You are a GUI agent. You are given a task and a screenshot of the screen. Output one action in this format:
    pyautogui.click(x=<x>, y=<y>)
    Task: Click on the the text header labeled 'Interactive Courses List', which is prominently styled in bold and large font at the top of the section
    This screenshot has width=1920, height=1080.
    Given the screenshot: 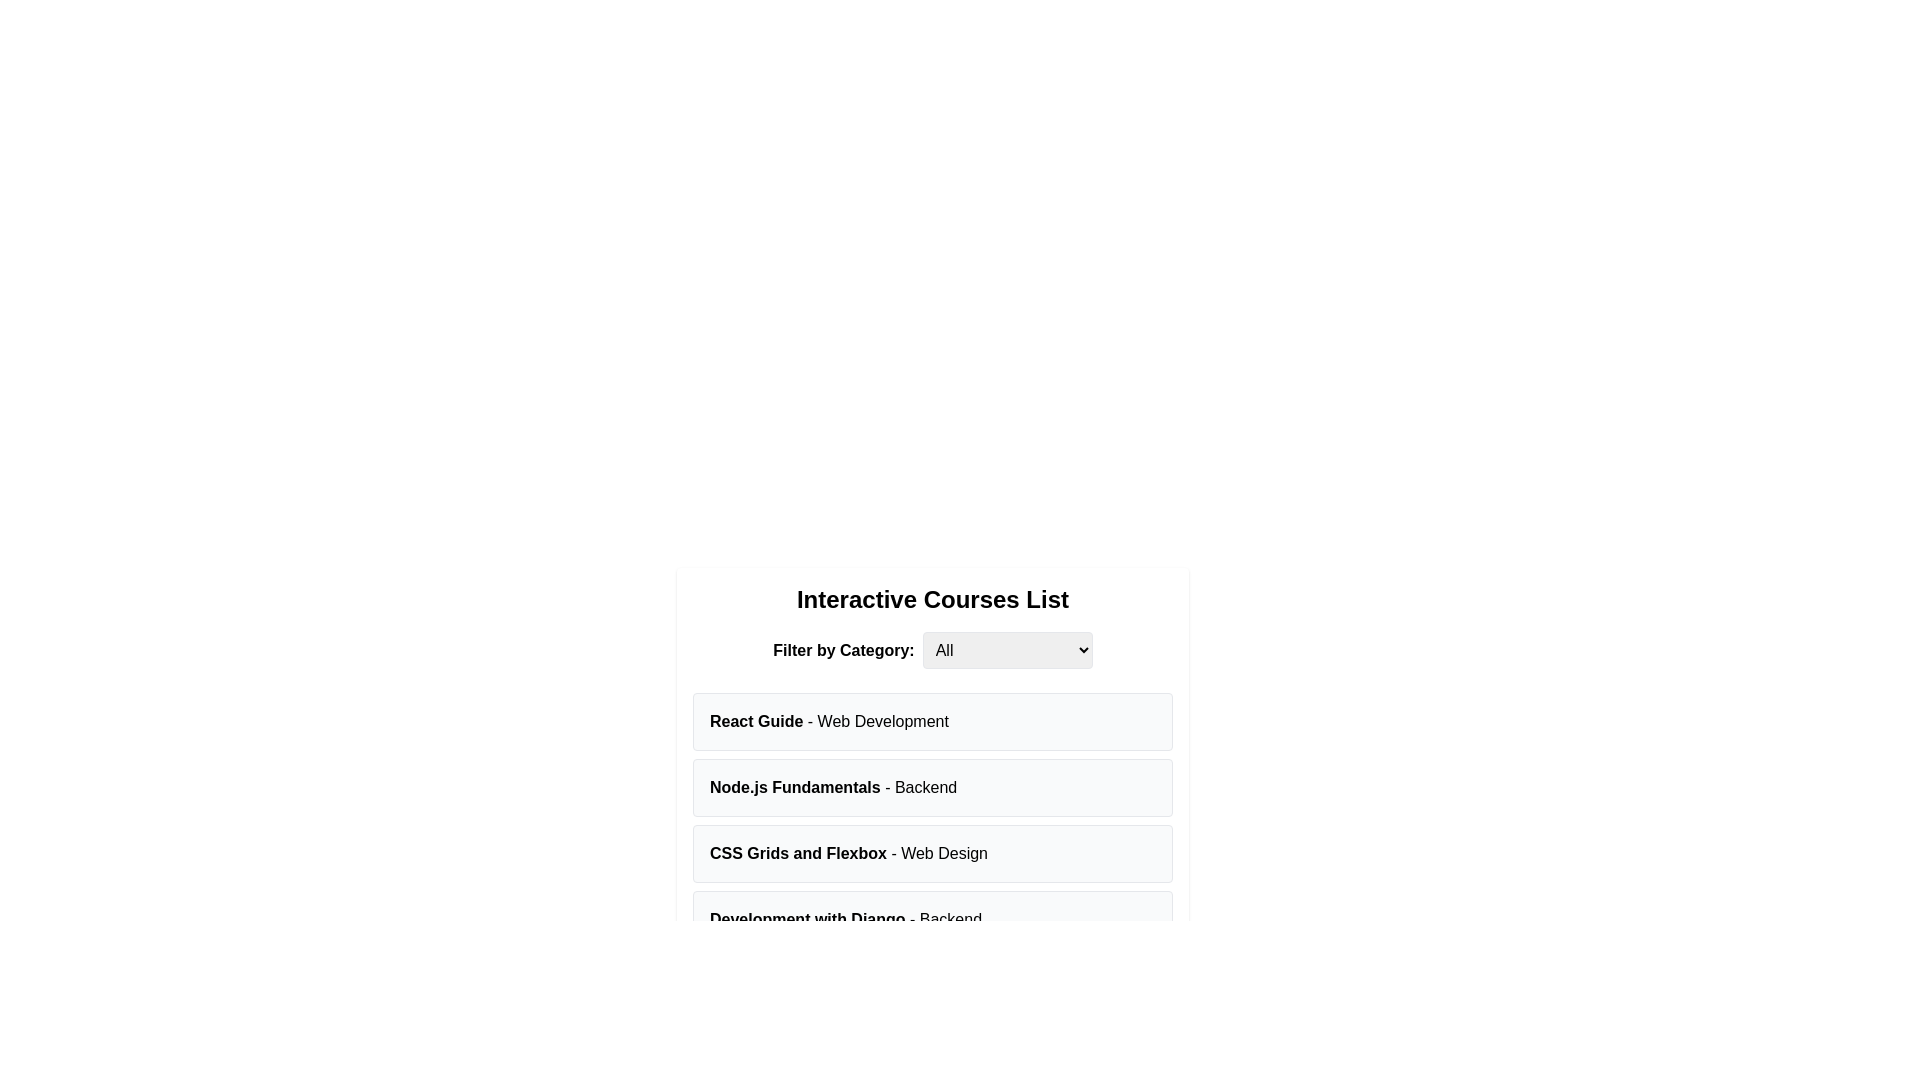 What is the action you would take?
    pyautogui.click(x=931, y=599)
    